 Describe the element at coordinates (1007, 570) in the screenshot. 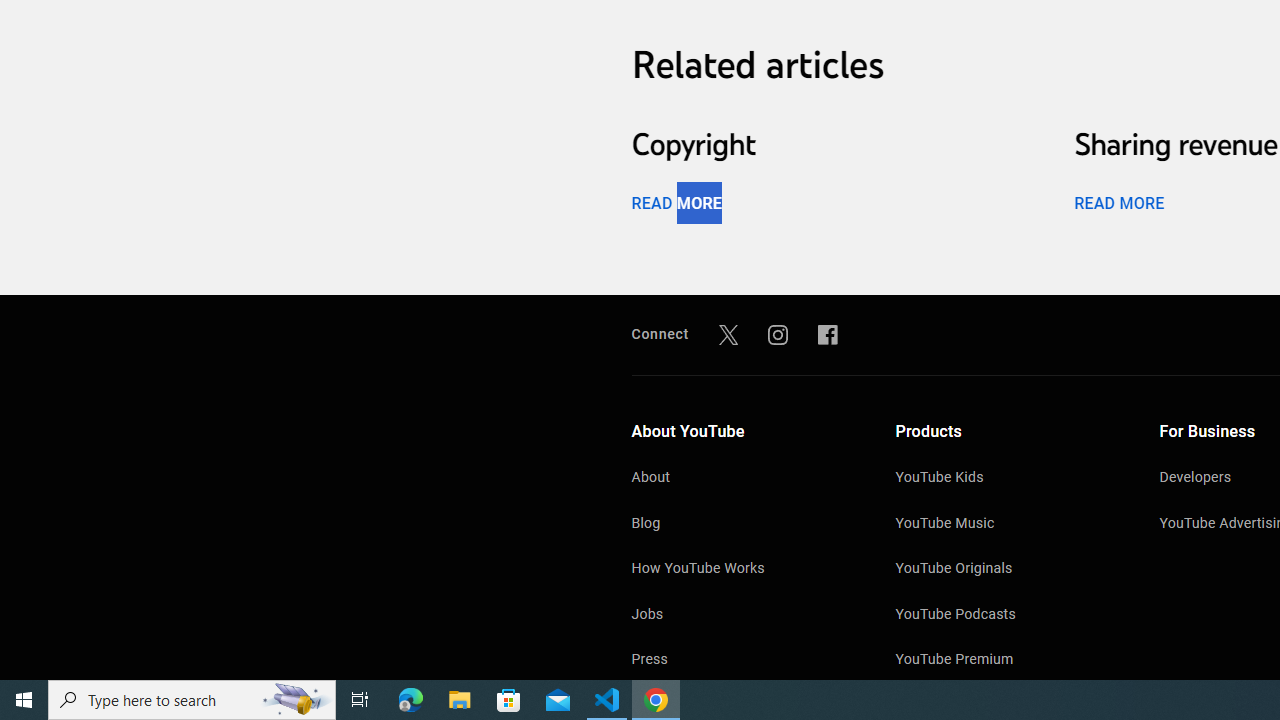

I see `'YouTube Originals'` at that location.